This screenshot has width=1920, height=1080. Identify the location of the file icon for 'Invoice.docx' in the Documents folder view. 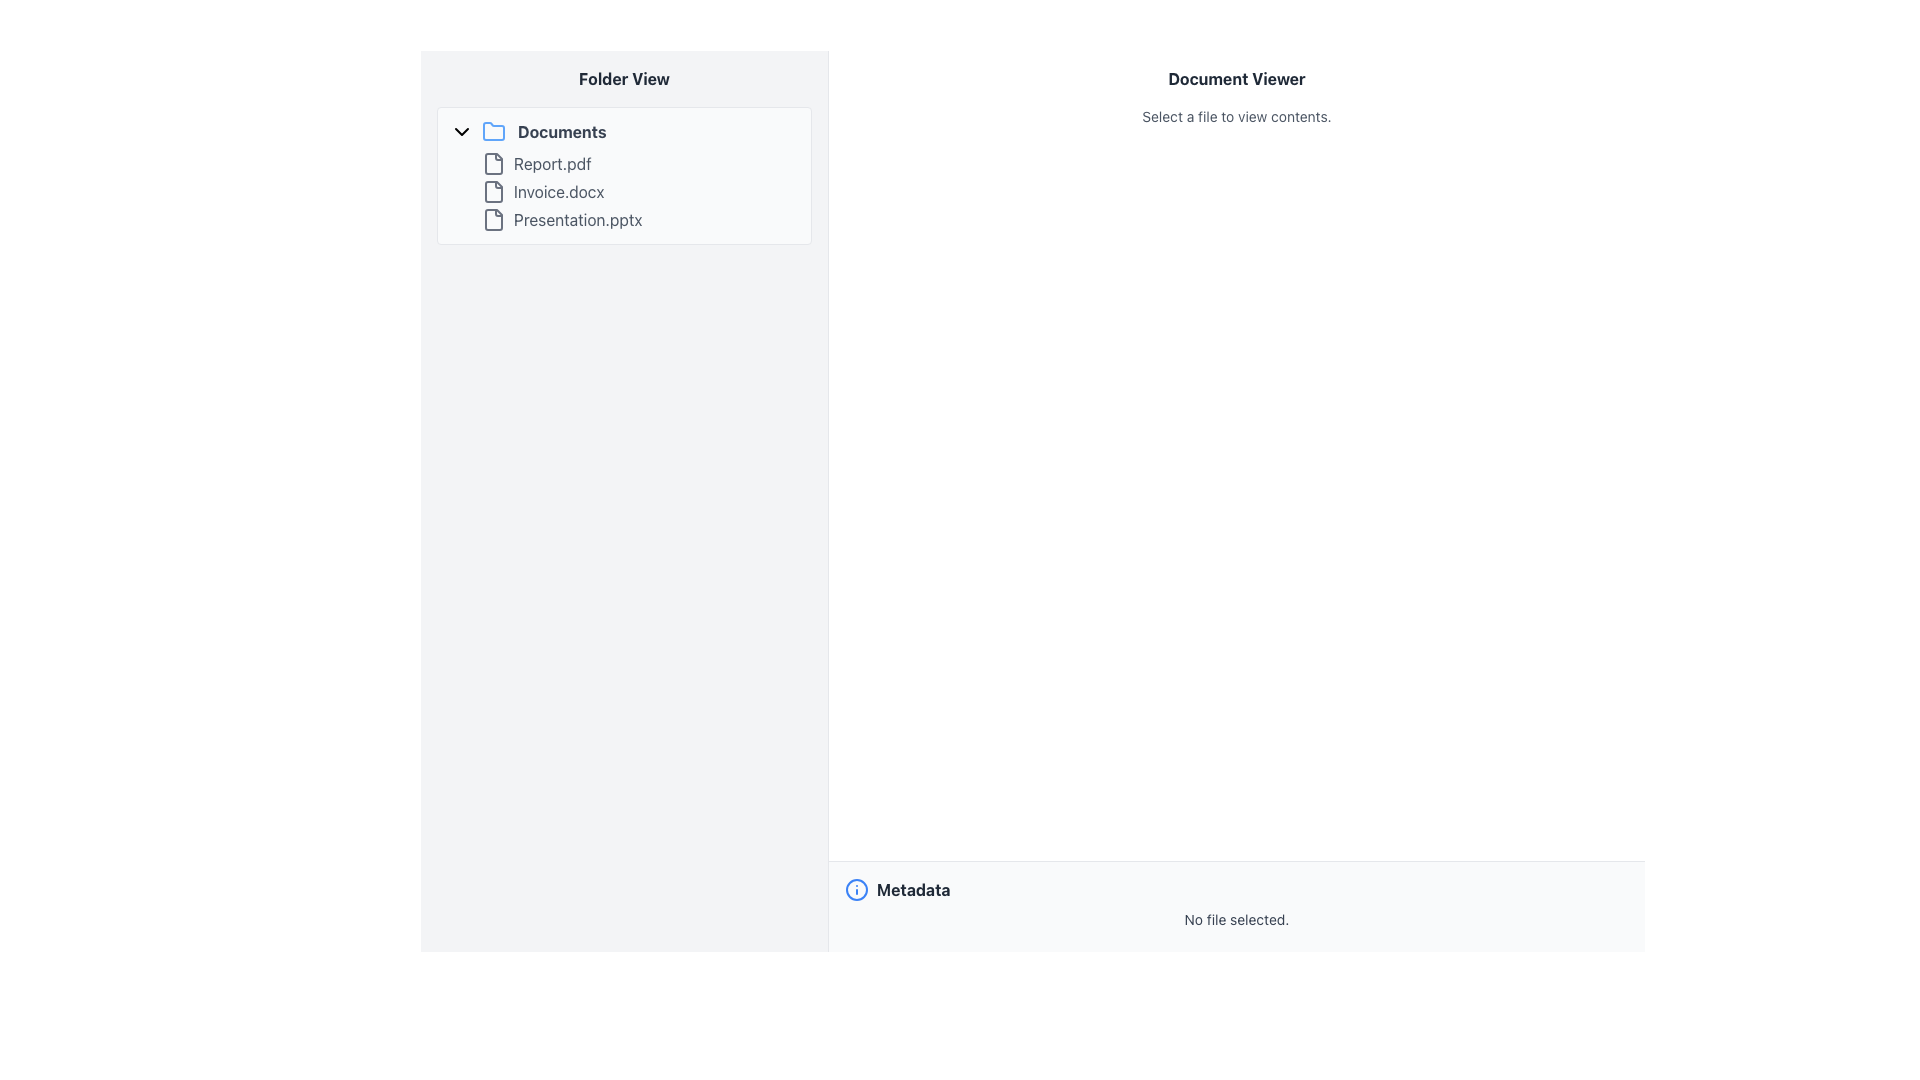
(494, 192).